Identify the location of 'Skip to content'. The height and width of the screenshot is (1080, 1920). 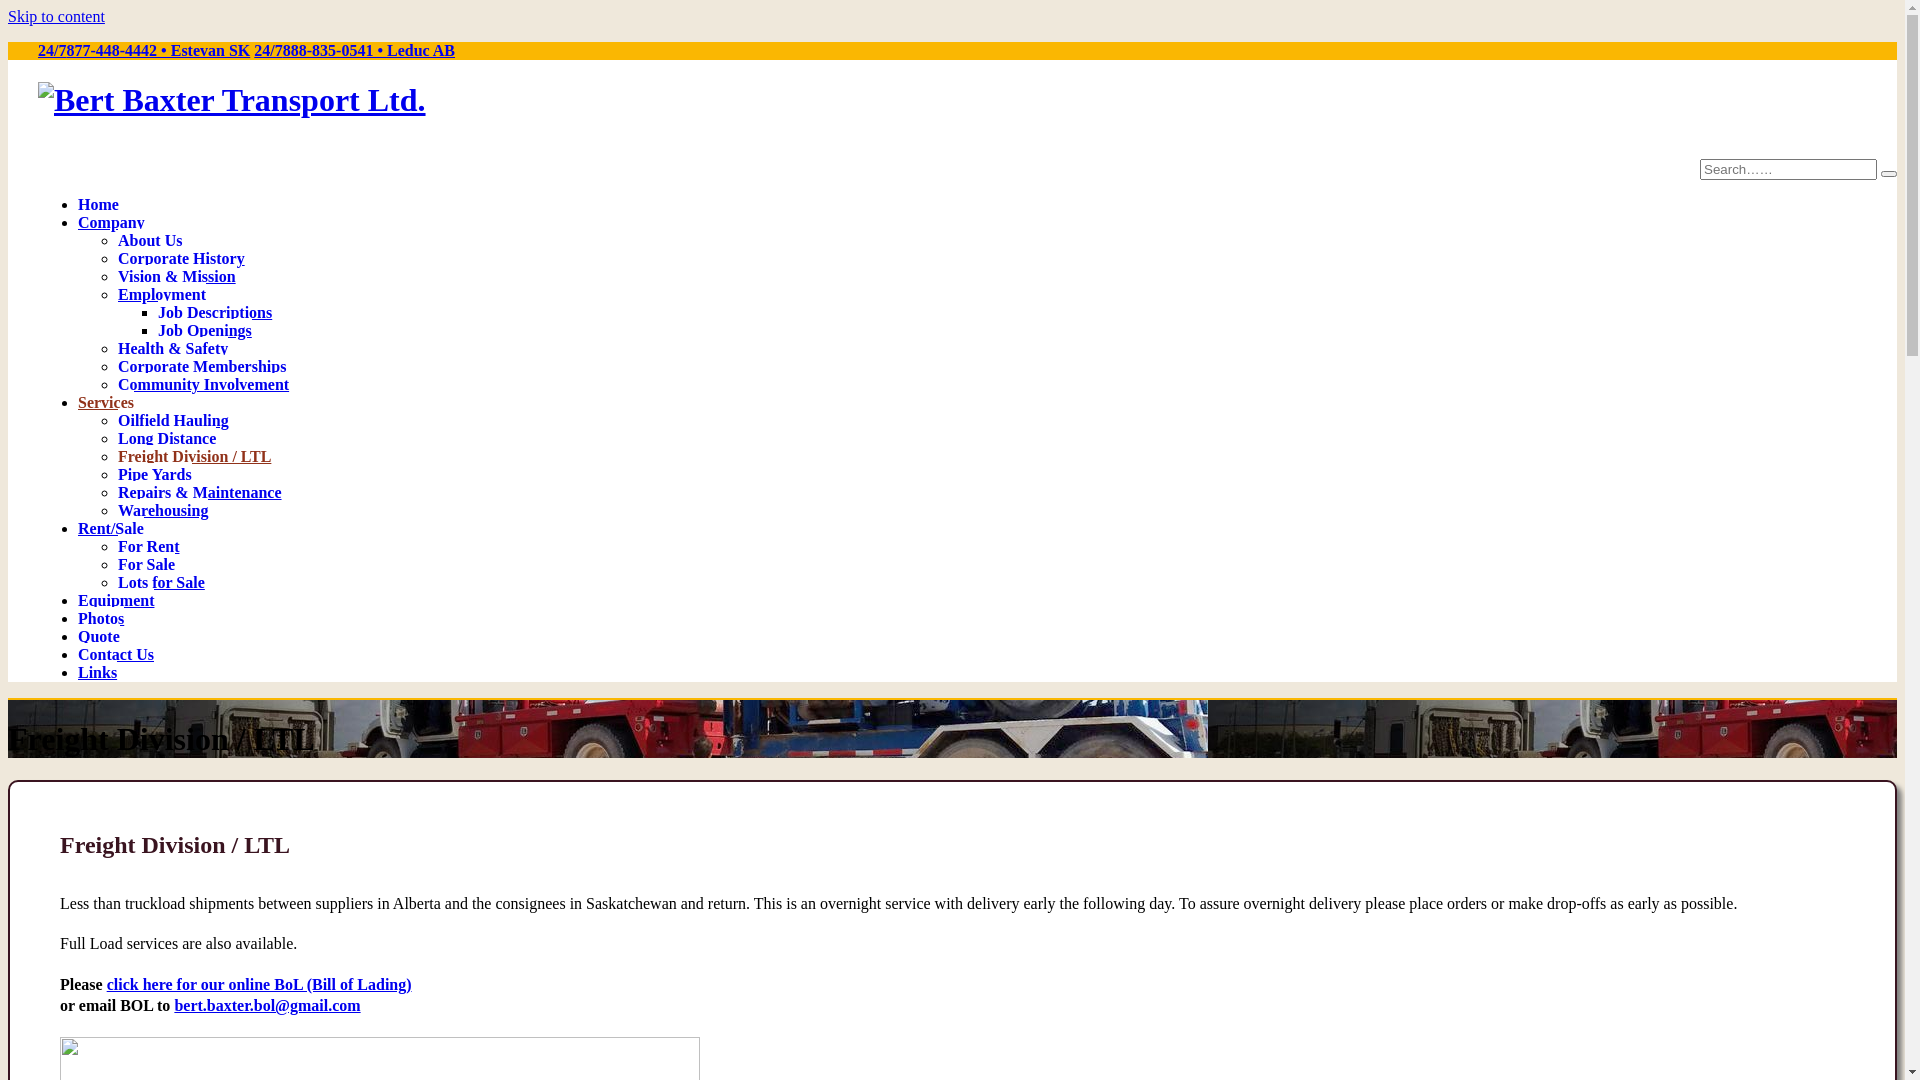
(56, 16).